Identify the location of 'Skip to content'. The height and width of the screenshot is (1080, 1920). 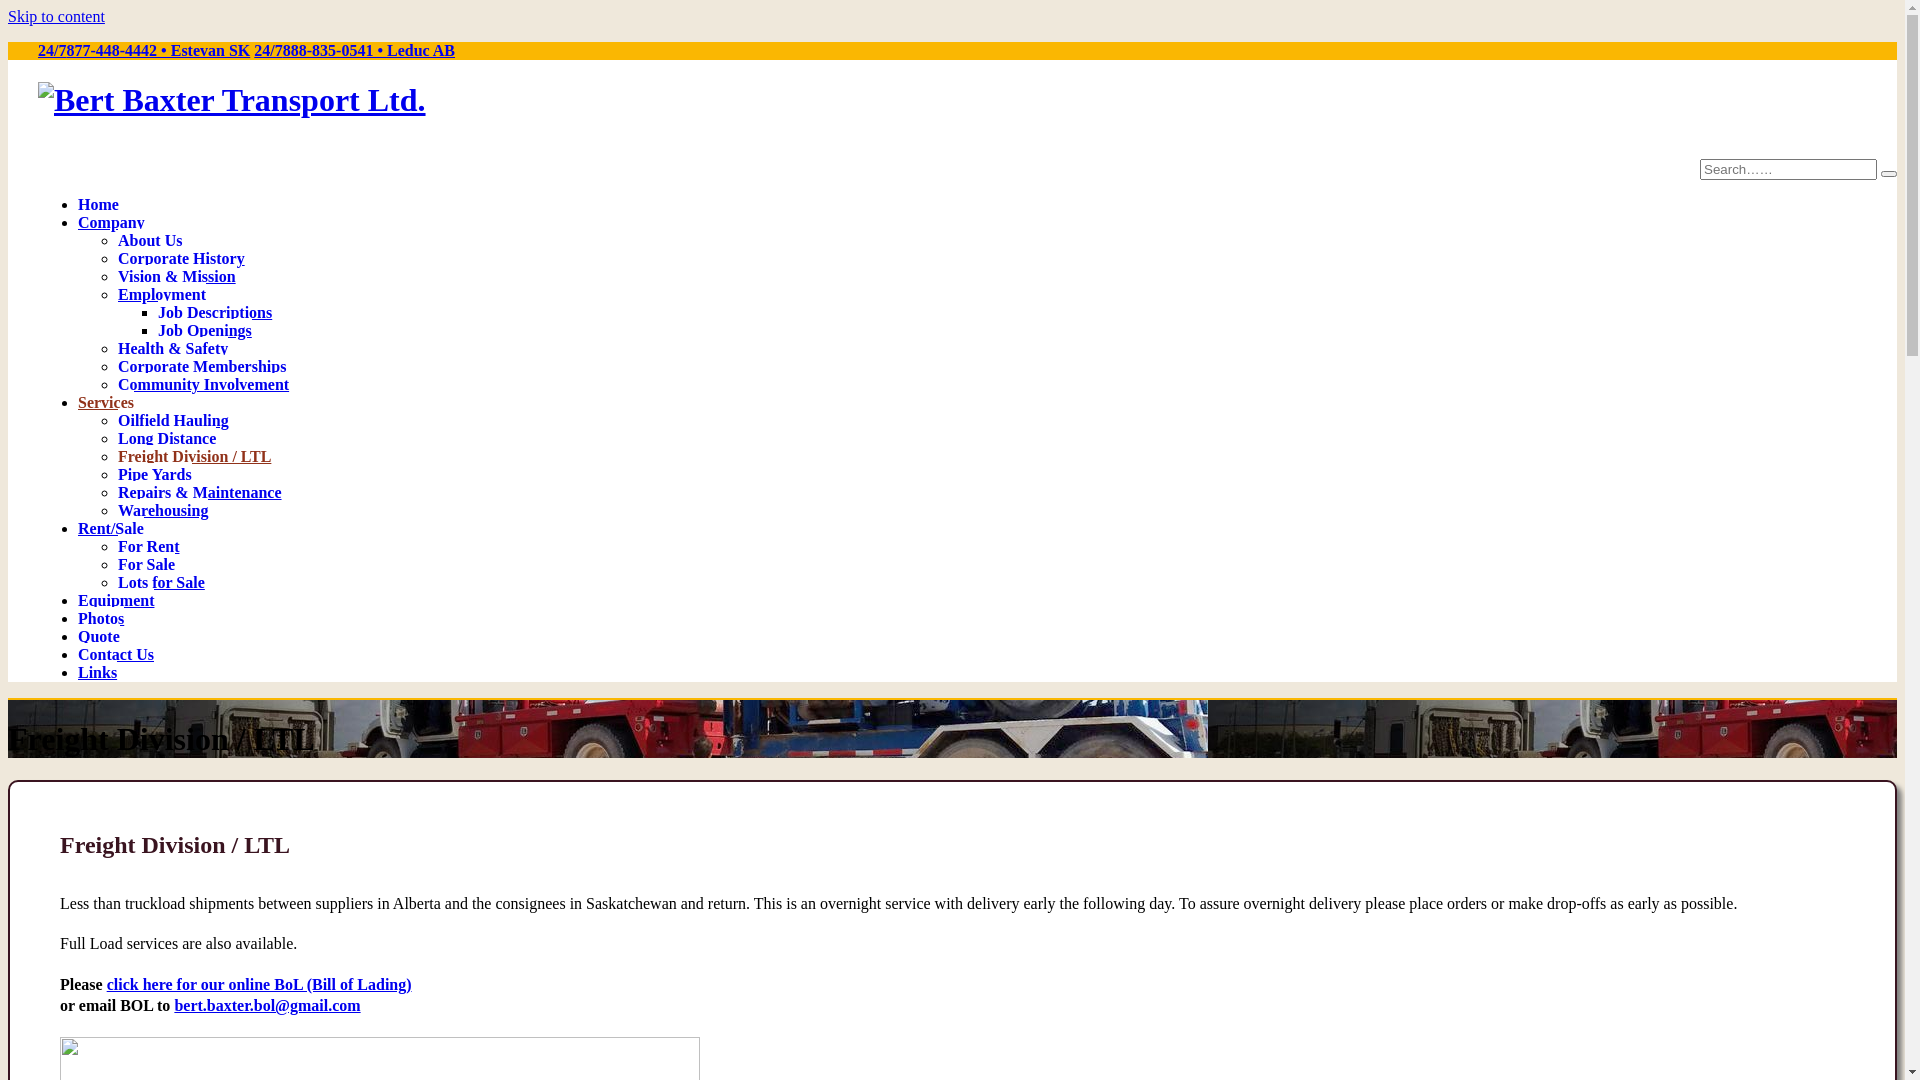
(56, 16).